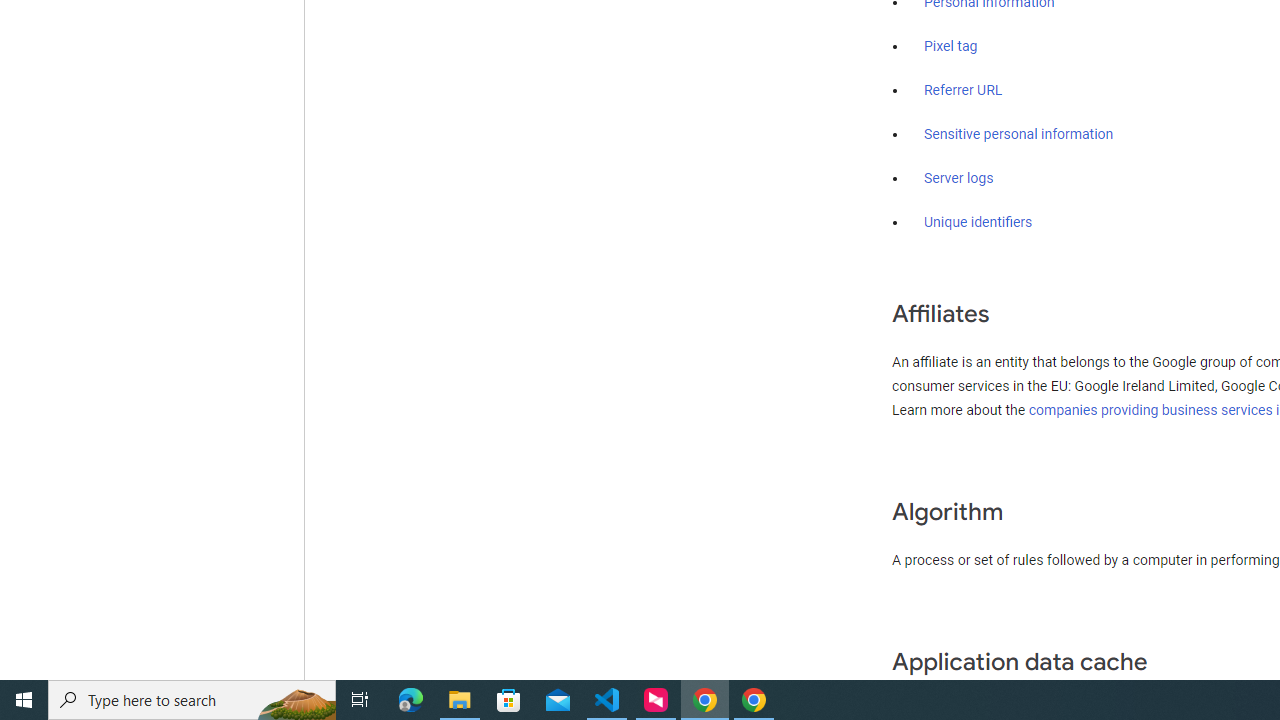 This screenshot has height=720, width=1280. I want to click on 'Server logs', so click(958, 177).